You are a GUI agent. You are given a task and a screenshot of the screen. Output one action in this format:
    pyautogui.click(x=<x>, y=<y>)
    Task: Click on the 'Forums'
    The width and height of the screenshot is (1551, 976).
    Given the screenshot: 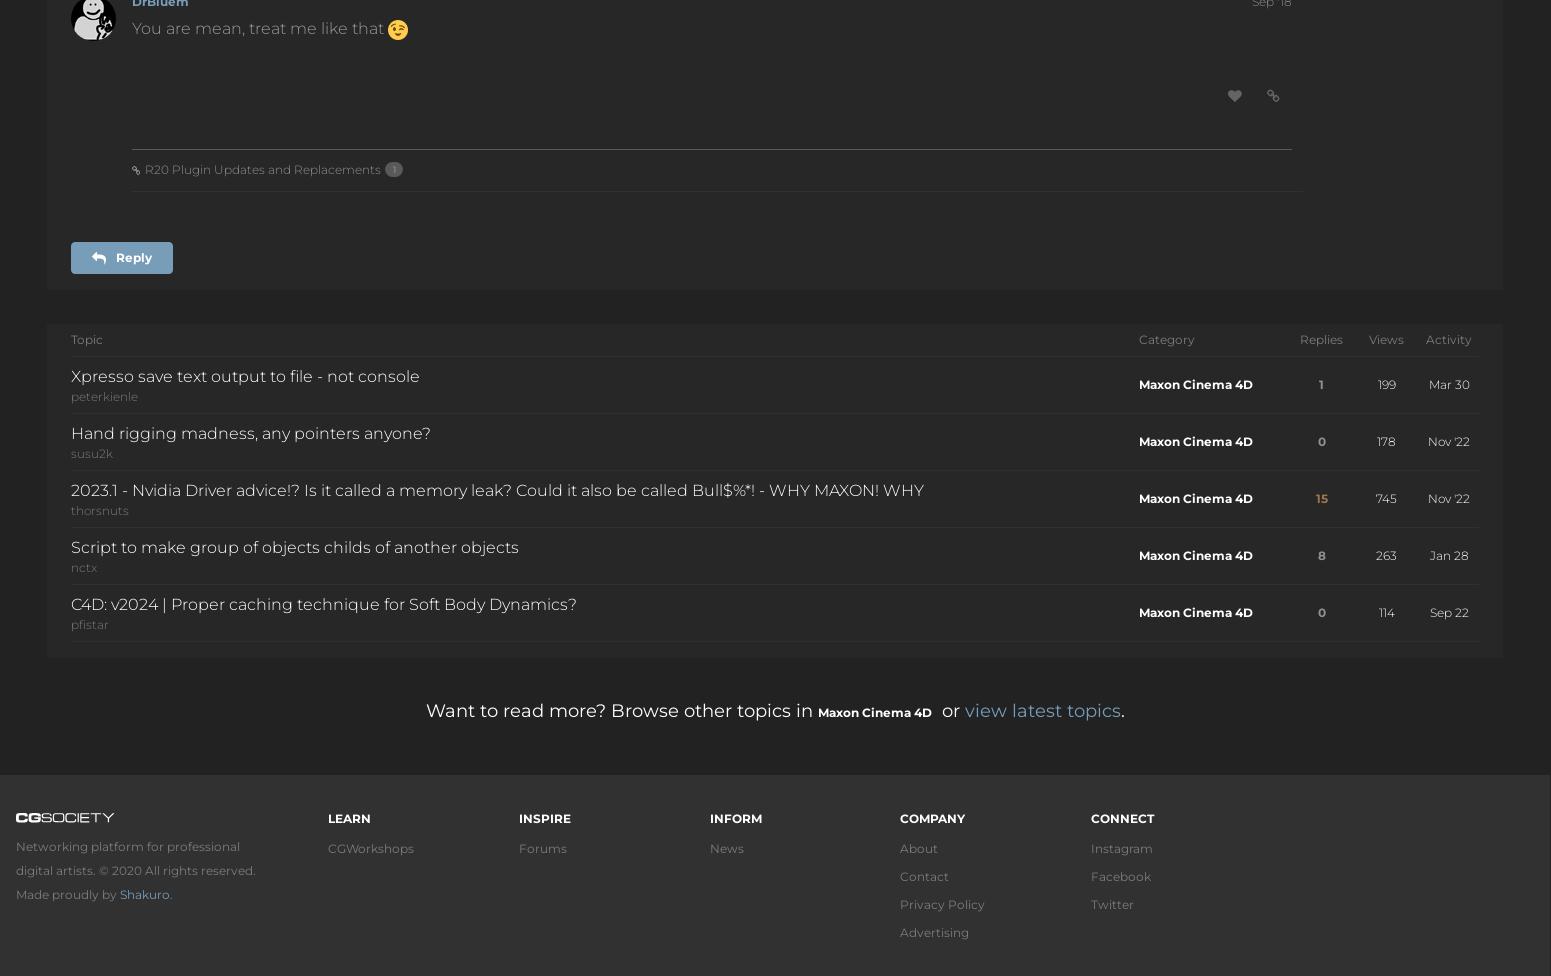 What is the action you would take?
    pyautogui.click(x=542, y=848)
    